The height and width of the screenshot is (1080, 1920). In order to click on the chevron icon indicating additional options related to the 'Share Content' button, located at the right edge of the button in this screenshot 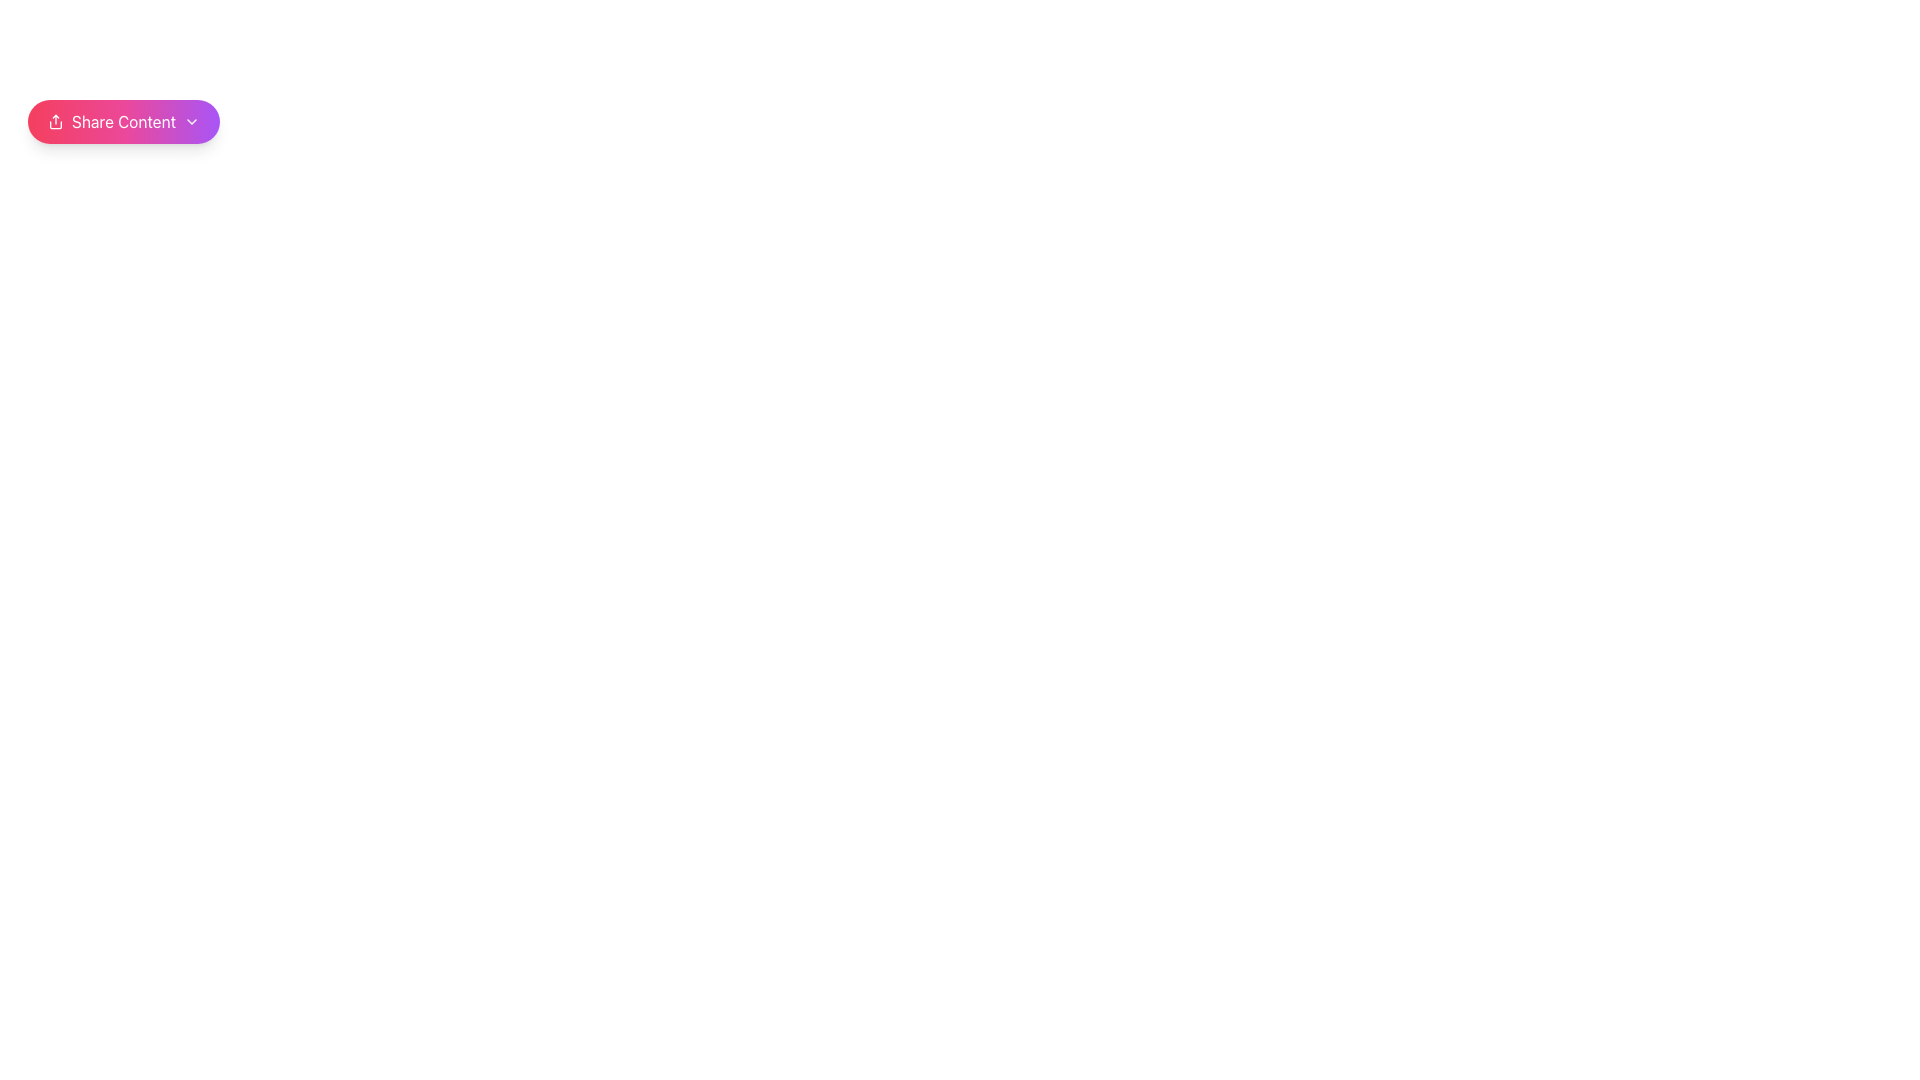, I will do `click(192, 122)`.